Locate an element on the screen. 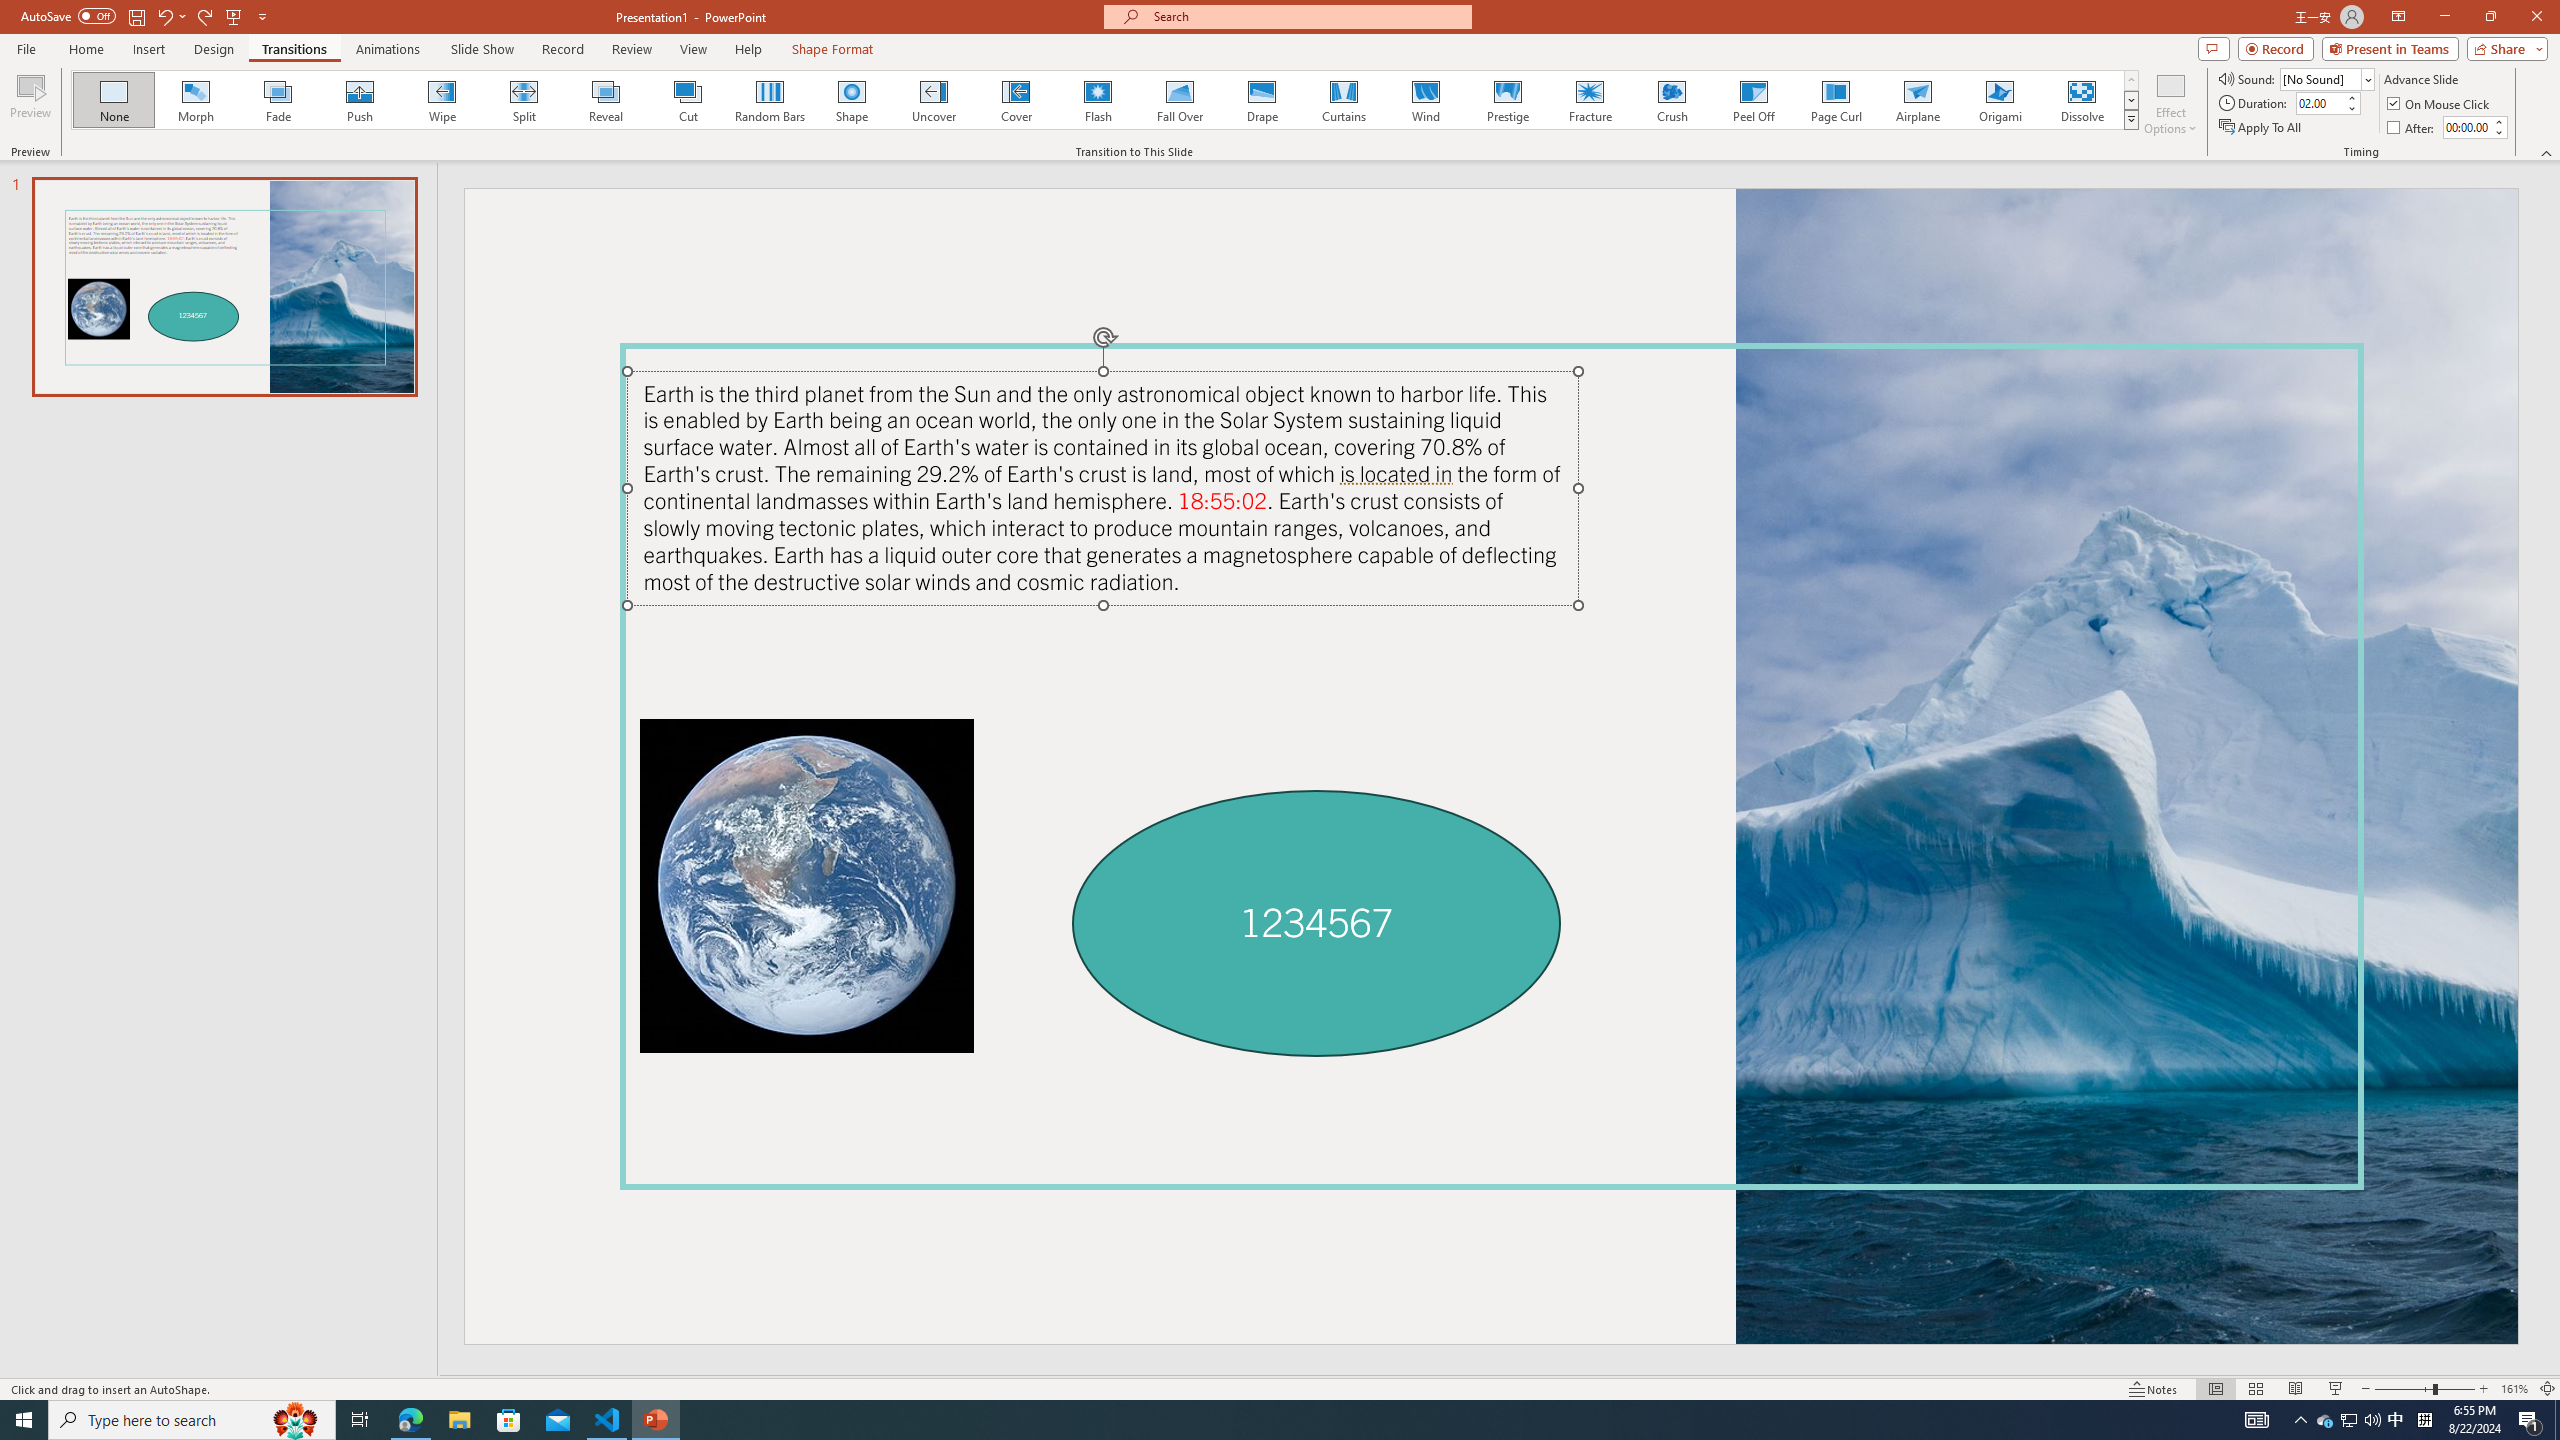 The width and height of the screenshot is (2560, 1440). 'None' is located at coordinates (114, 99).